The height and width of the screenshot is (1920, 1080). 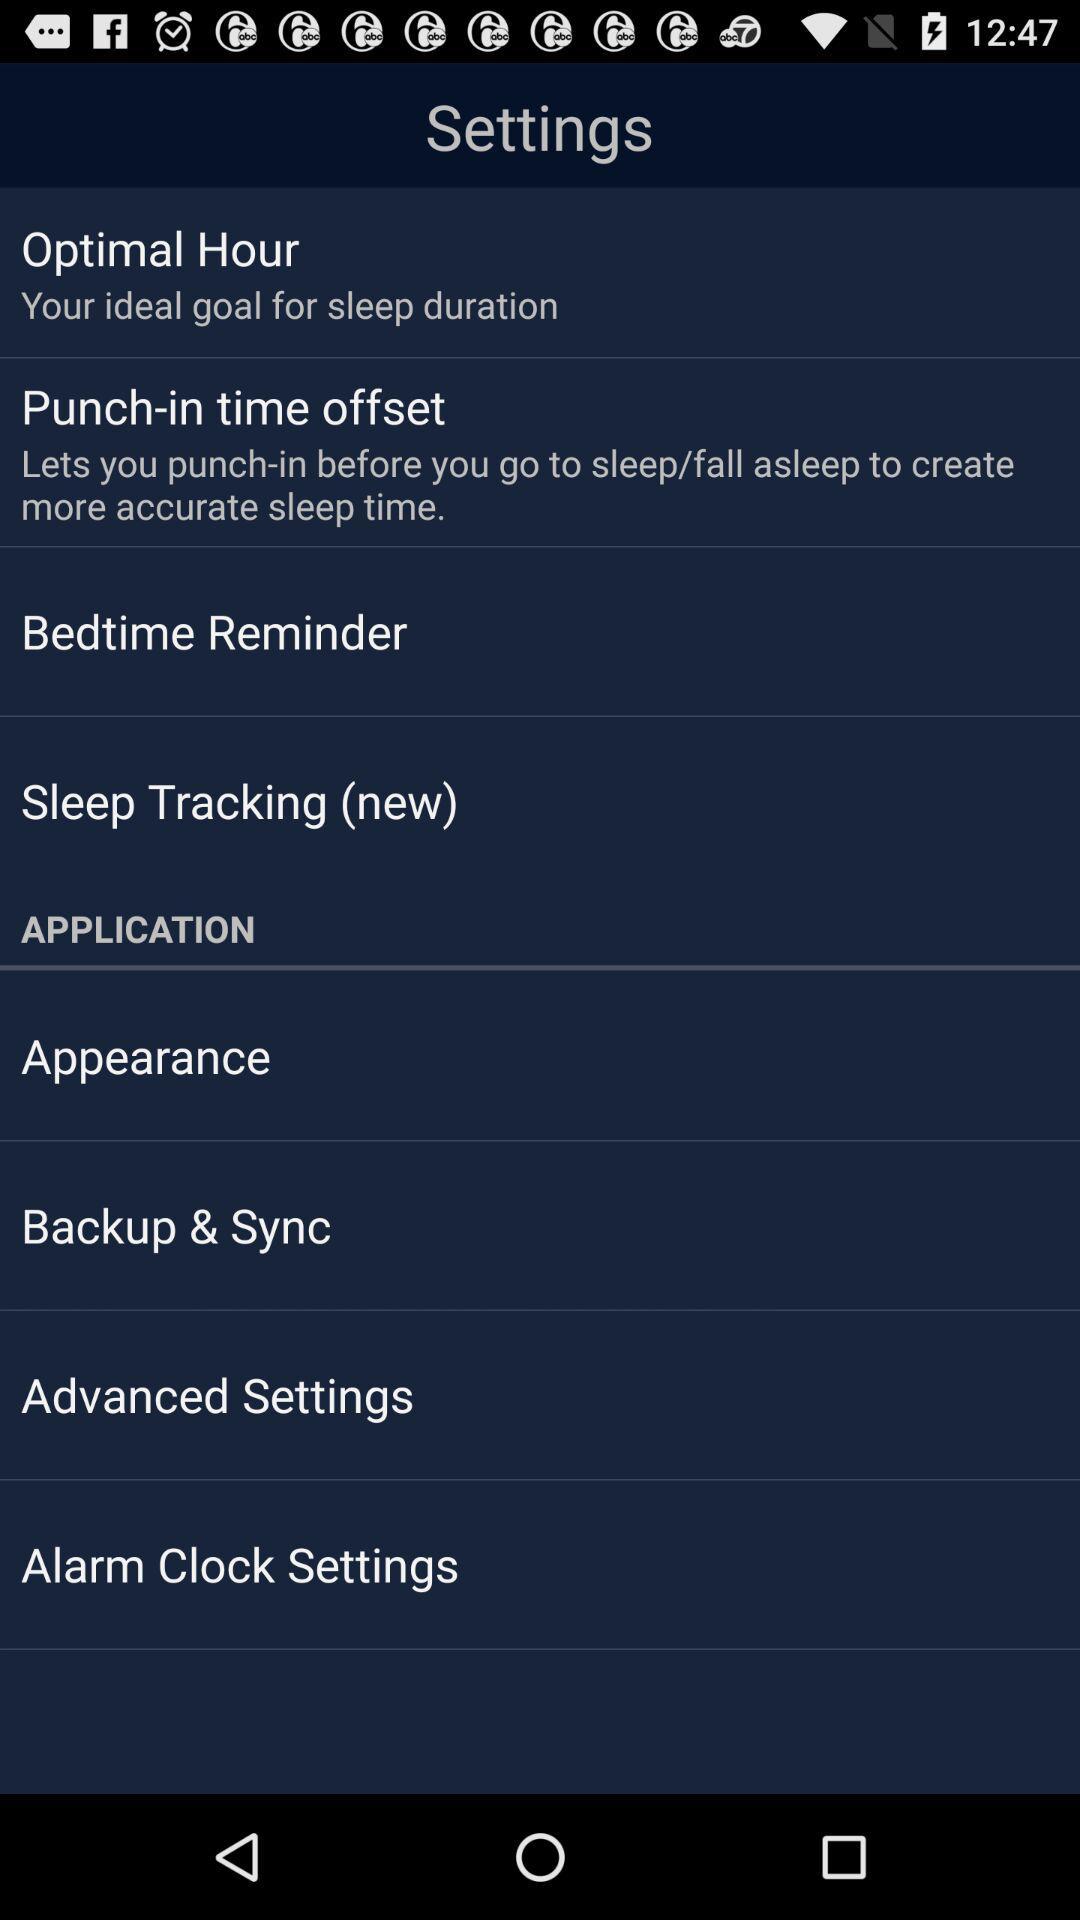 I want to click on the appearance icon, so click(x=144, y=1054).